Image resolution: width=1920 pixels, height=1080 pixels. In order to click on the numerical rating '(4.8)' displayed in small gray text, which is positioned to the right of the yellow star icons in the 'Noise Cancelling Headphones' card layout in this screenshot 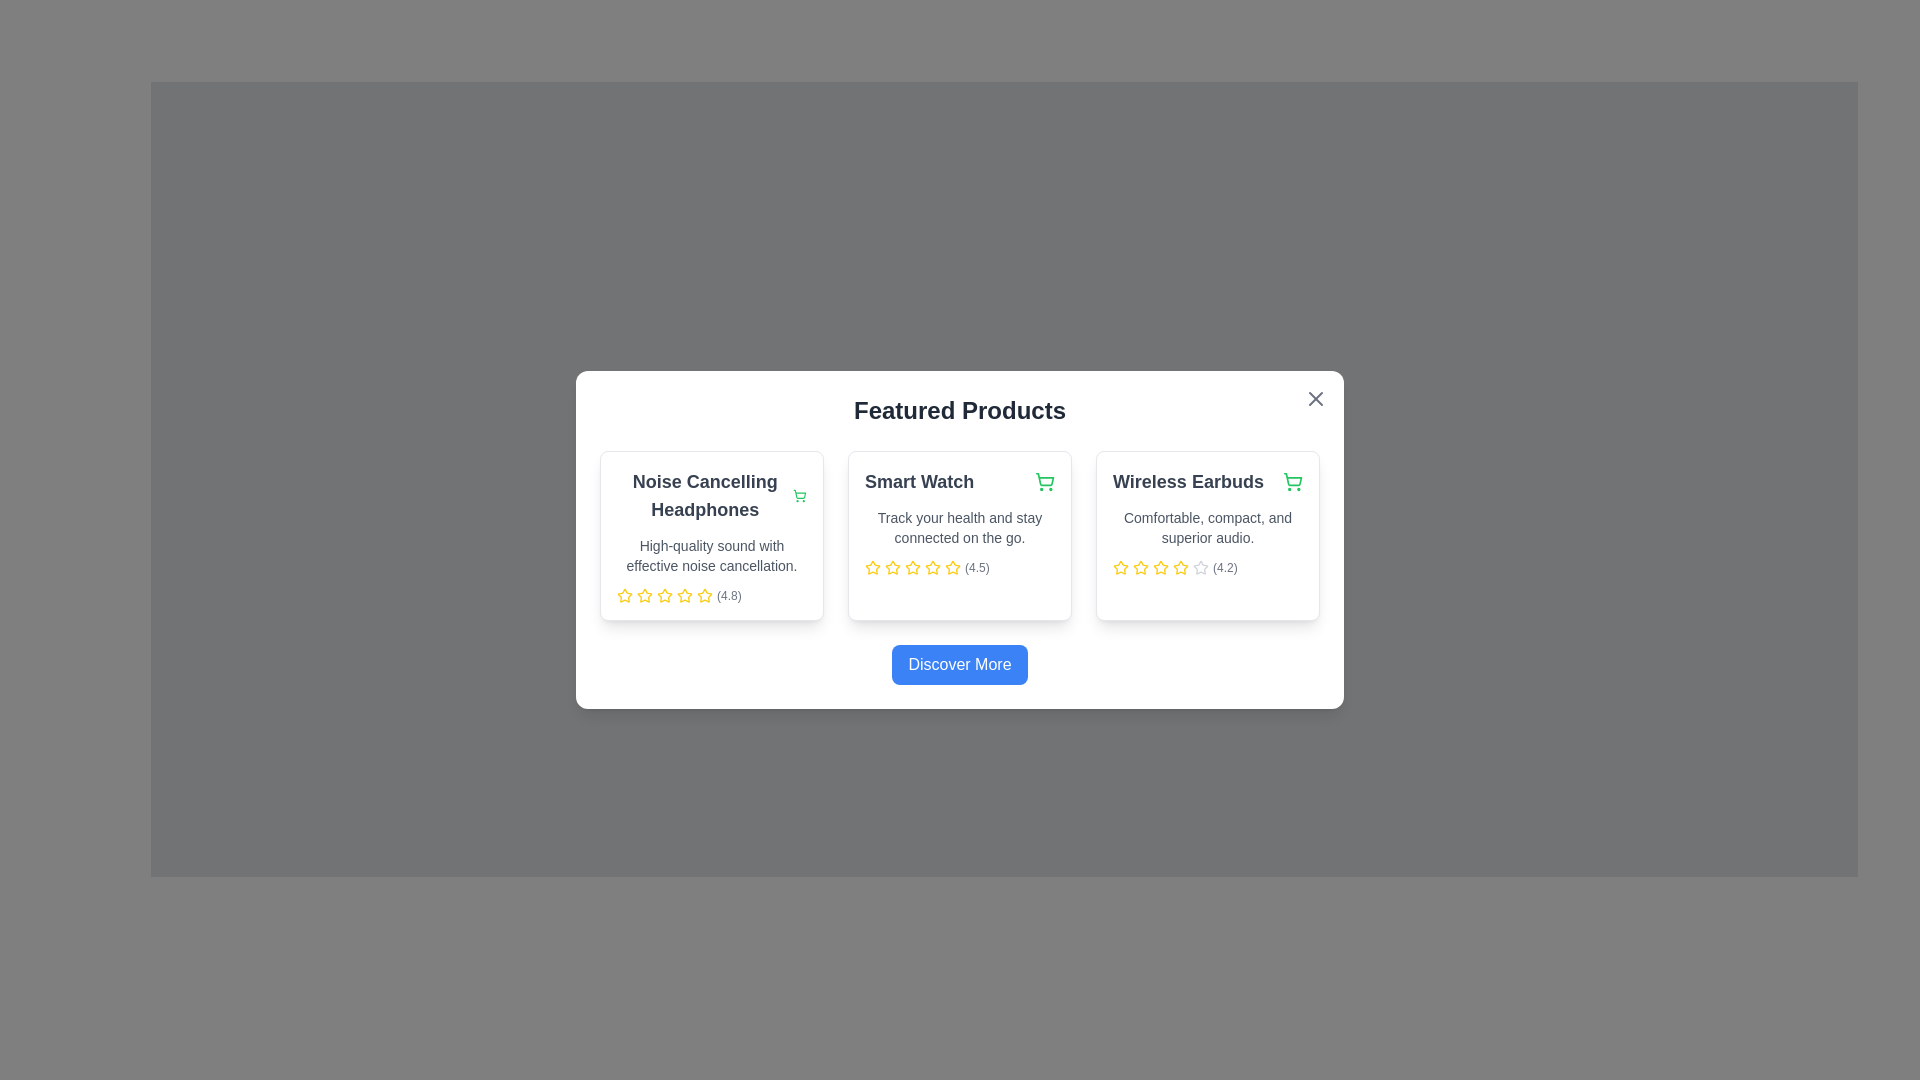, I will do `click(728, 595)`.